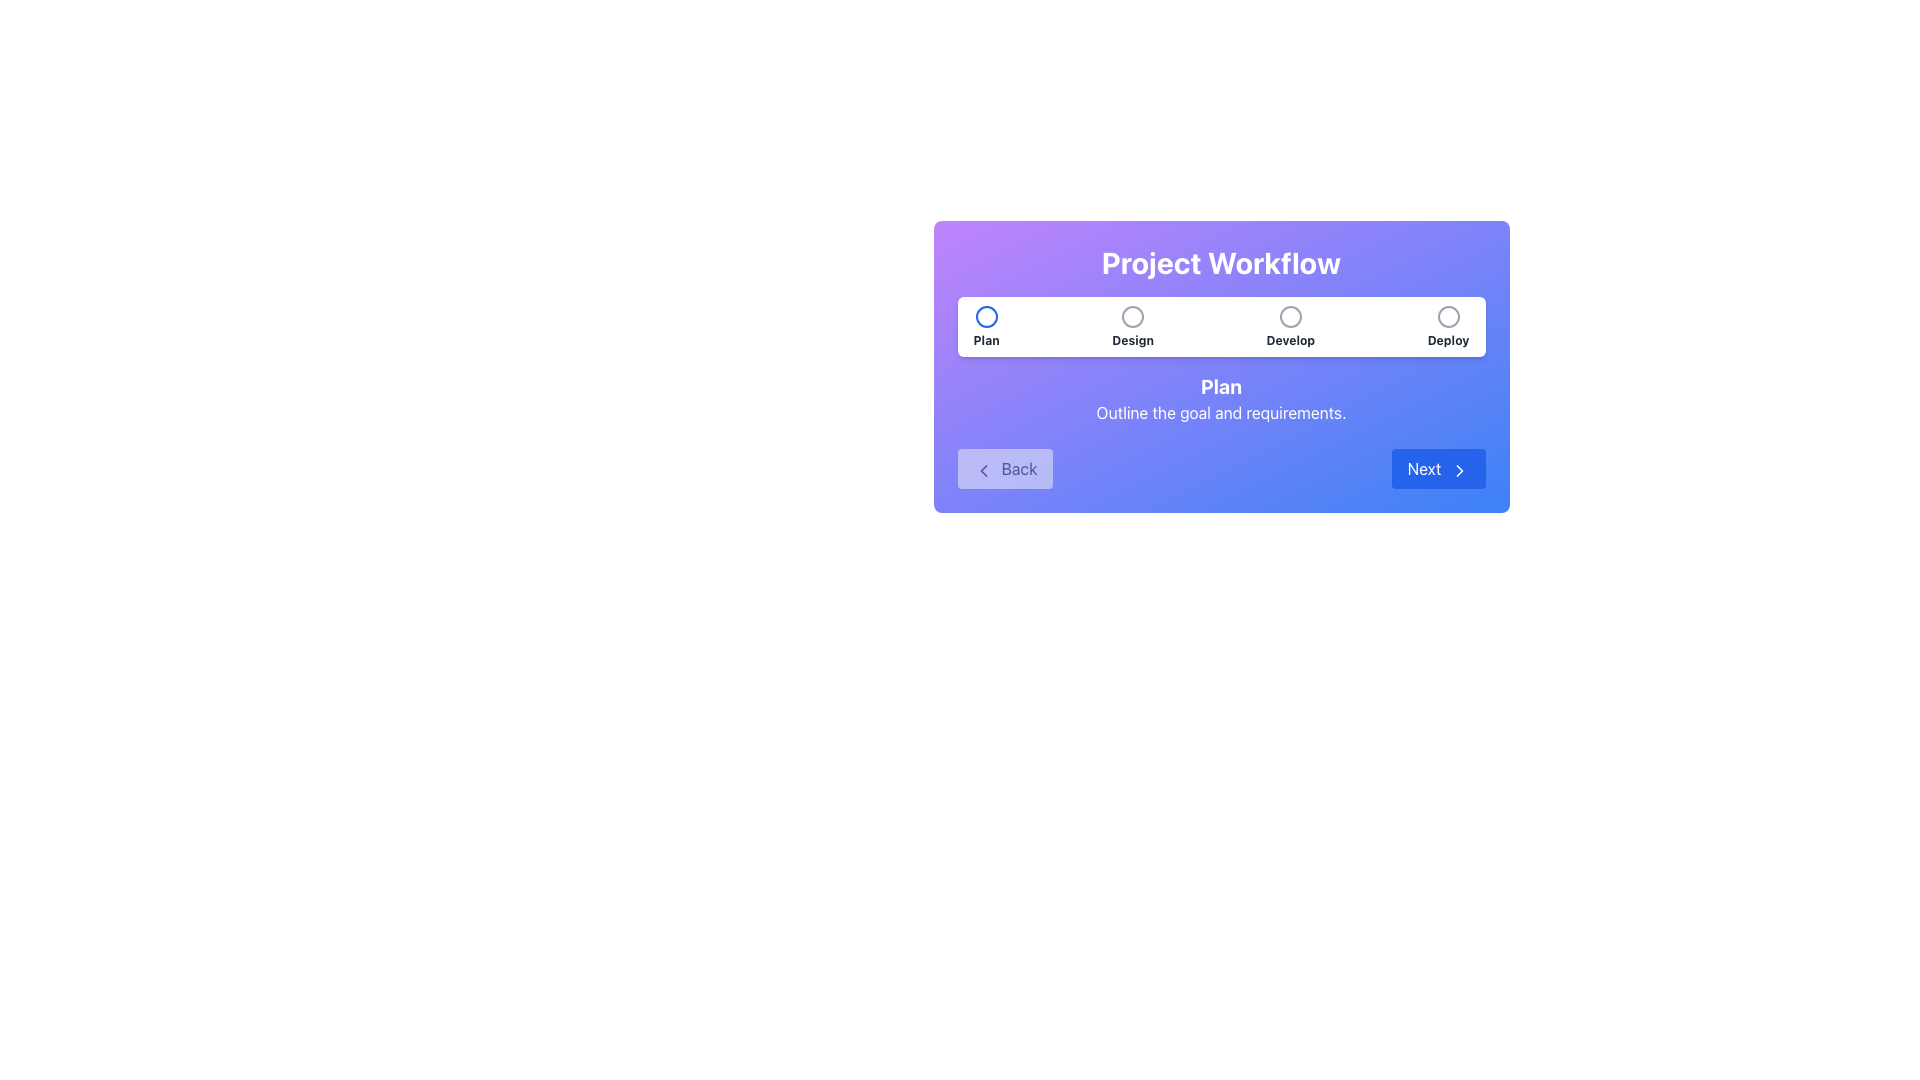 This screenshot has width=1920, height=1080. Describe the element at coordinates (1459, 470) in the screenshot. I see `the chevron icon located to the right of the 'Next' text on the button in the bottom right corner of the workflow card, which serves as a visual indicator for navigation suggesting a forward action` at that location.